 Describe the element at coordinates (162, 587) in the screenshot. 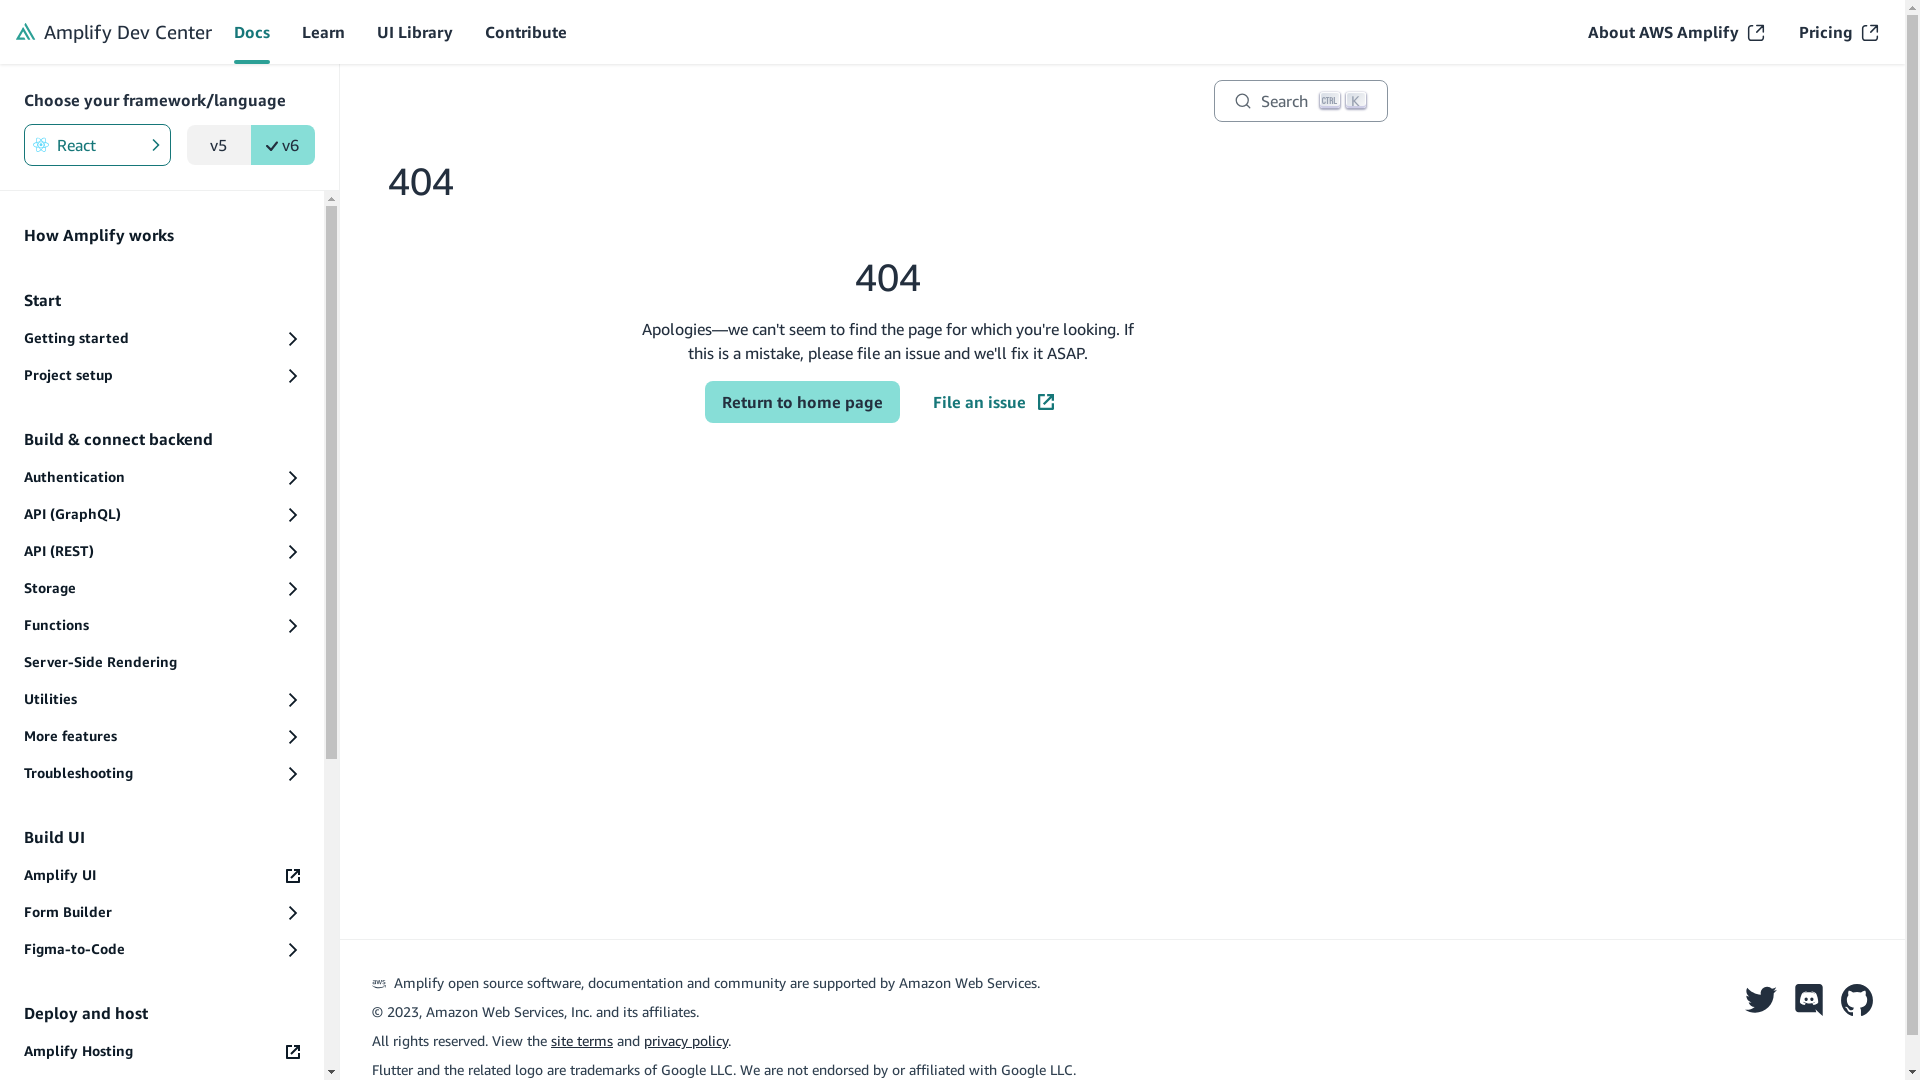

I see `'Storage'` at that location.